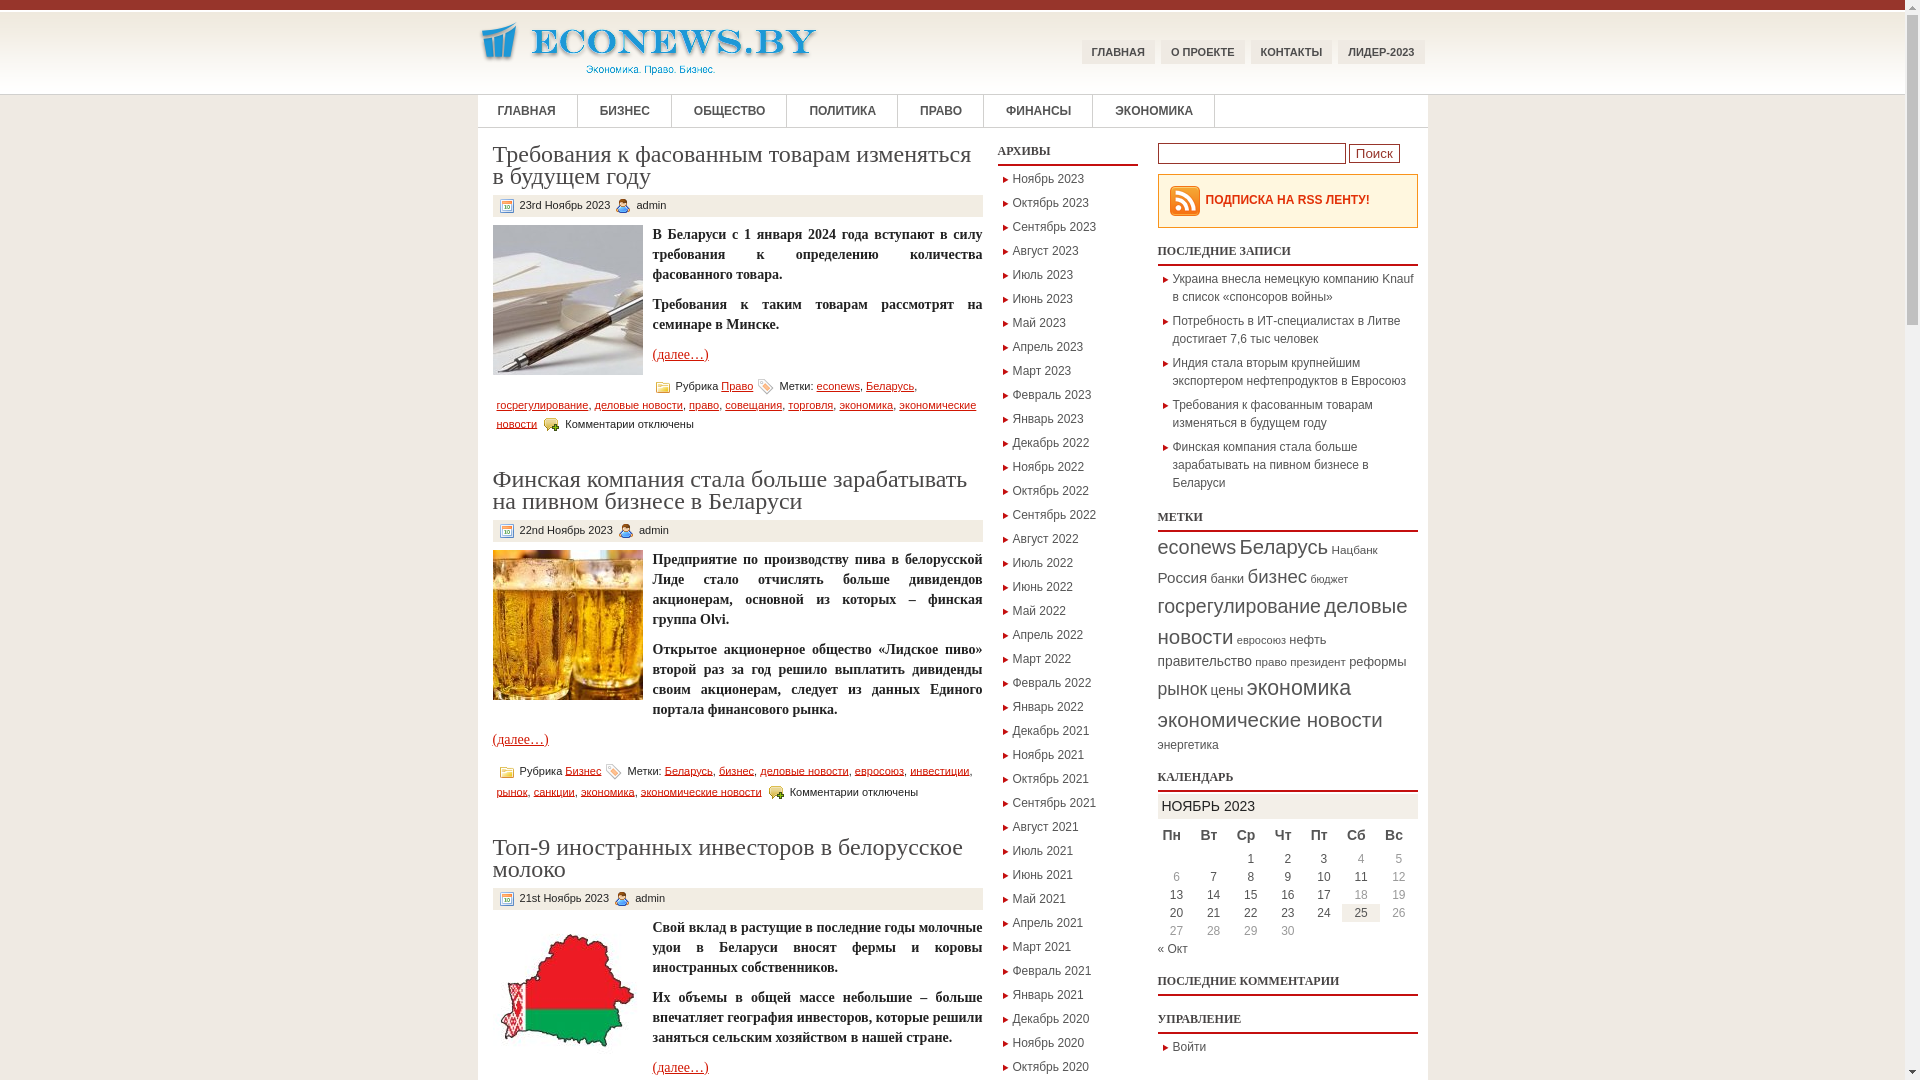 The image size is (1920, 1080). What do you see at coordinates (1208, 875) in the screenshot?
I see `'7'` at bounding box center [1208, 875].